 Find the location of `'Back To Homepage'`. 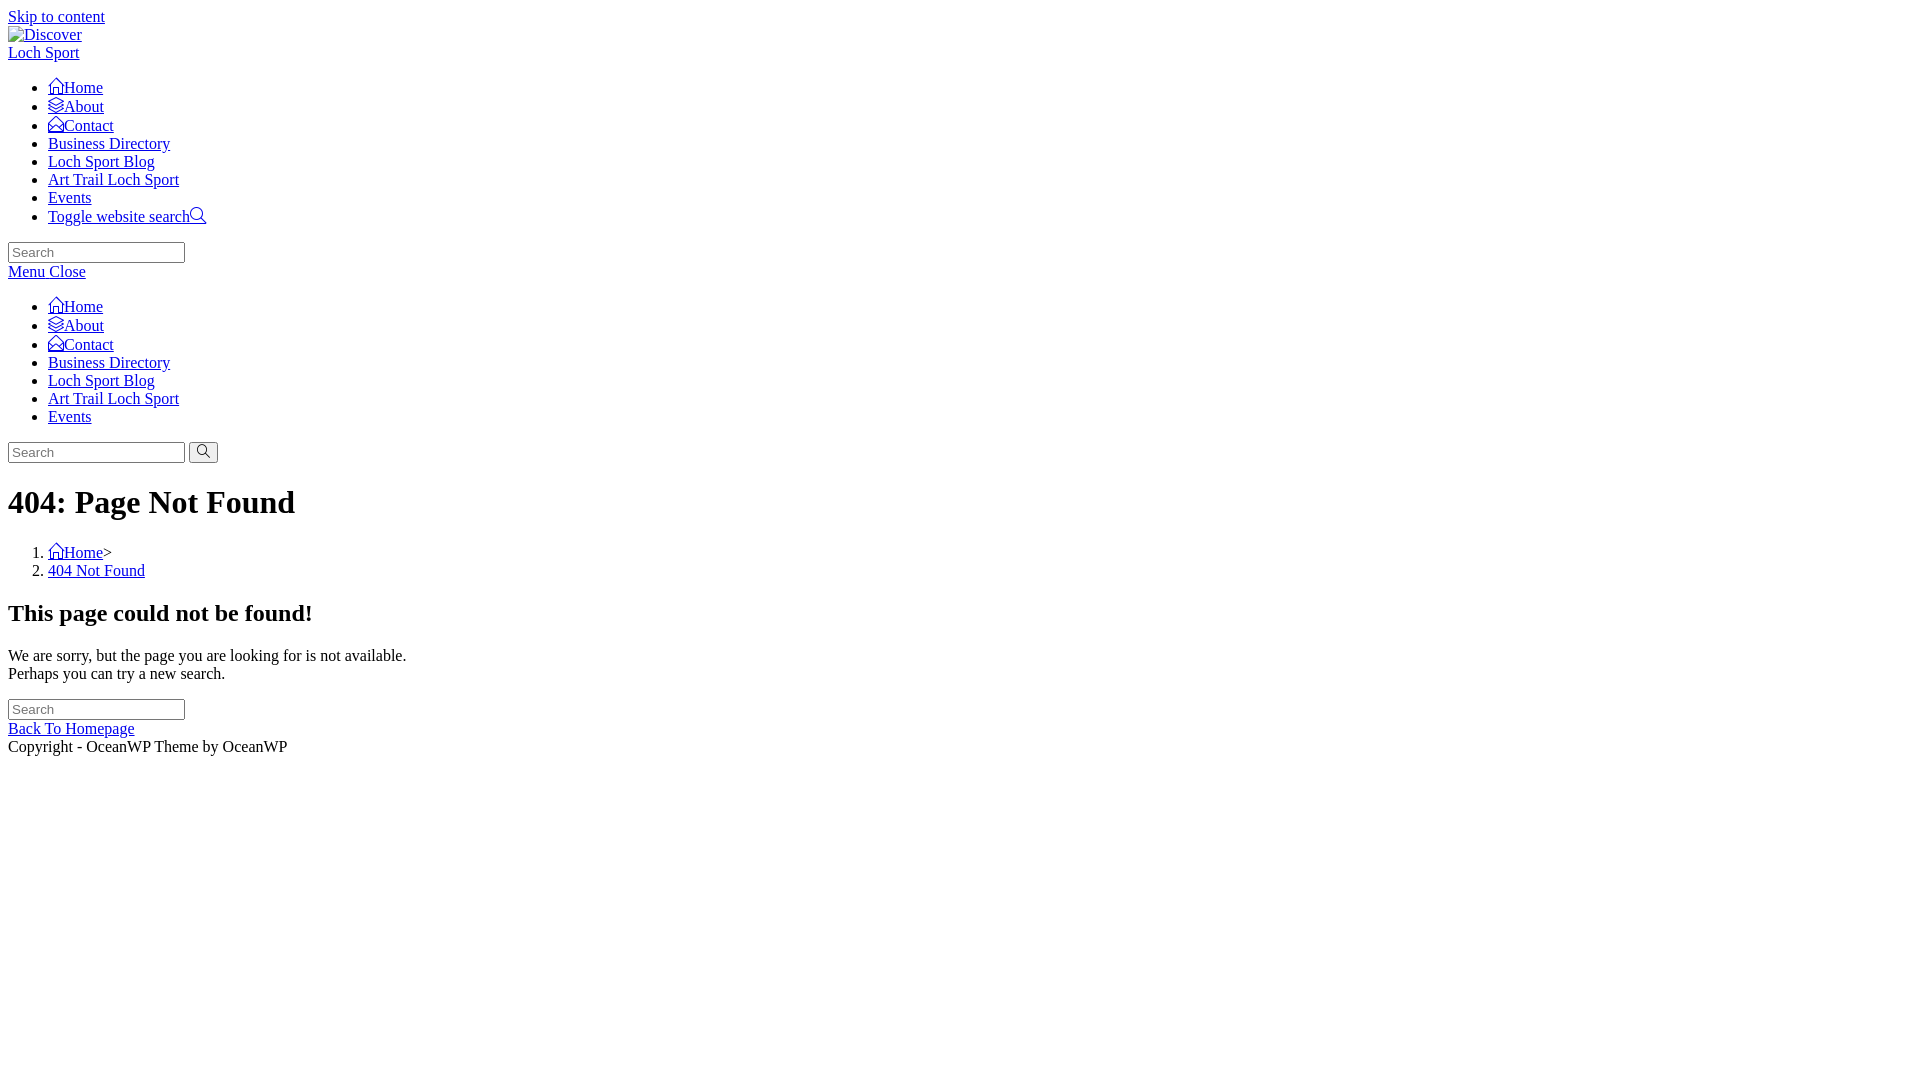

'Back To Homepage' is located at coordinates (71, 728).